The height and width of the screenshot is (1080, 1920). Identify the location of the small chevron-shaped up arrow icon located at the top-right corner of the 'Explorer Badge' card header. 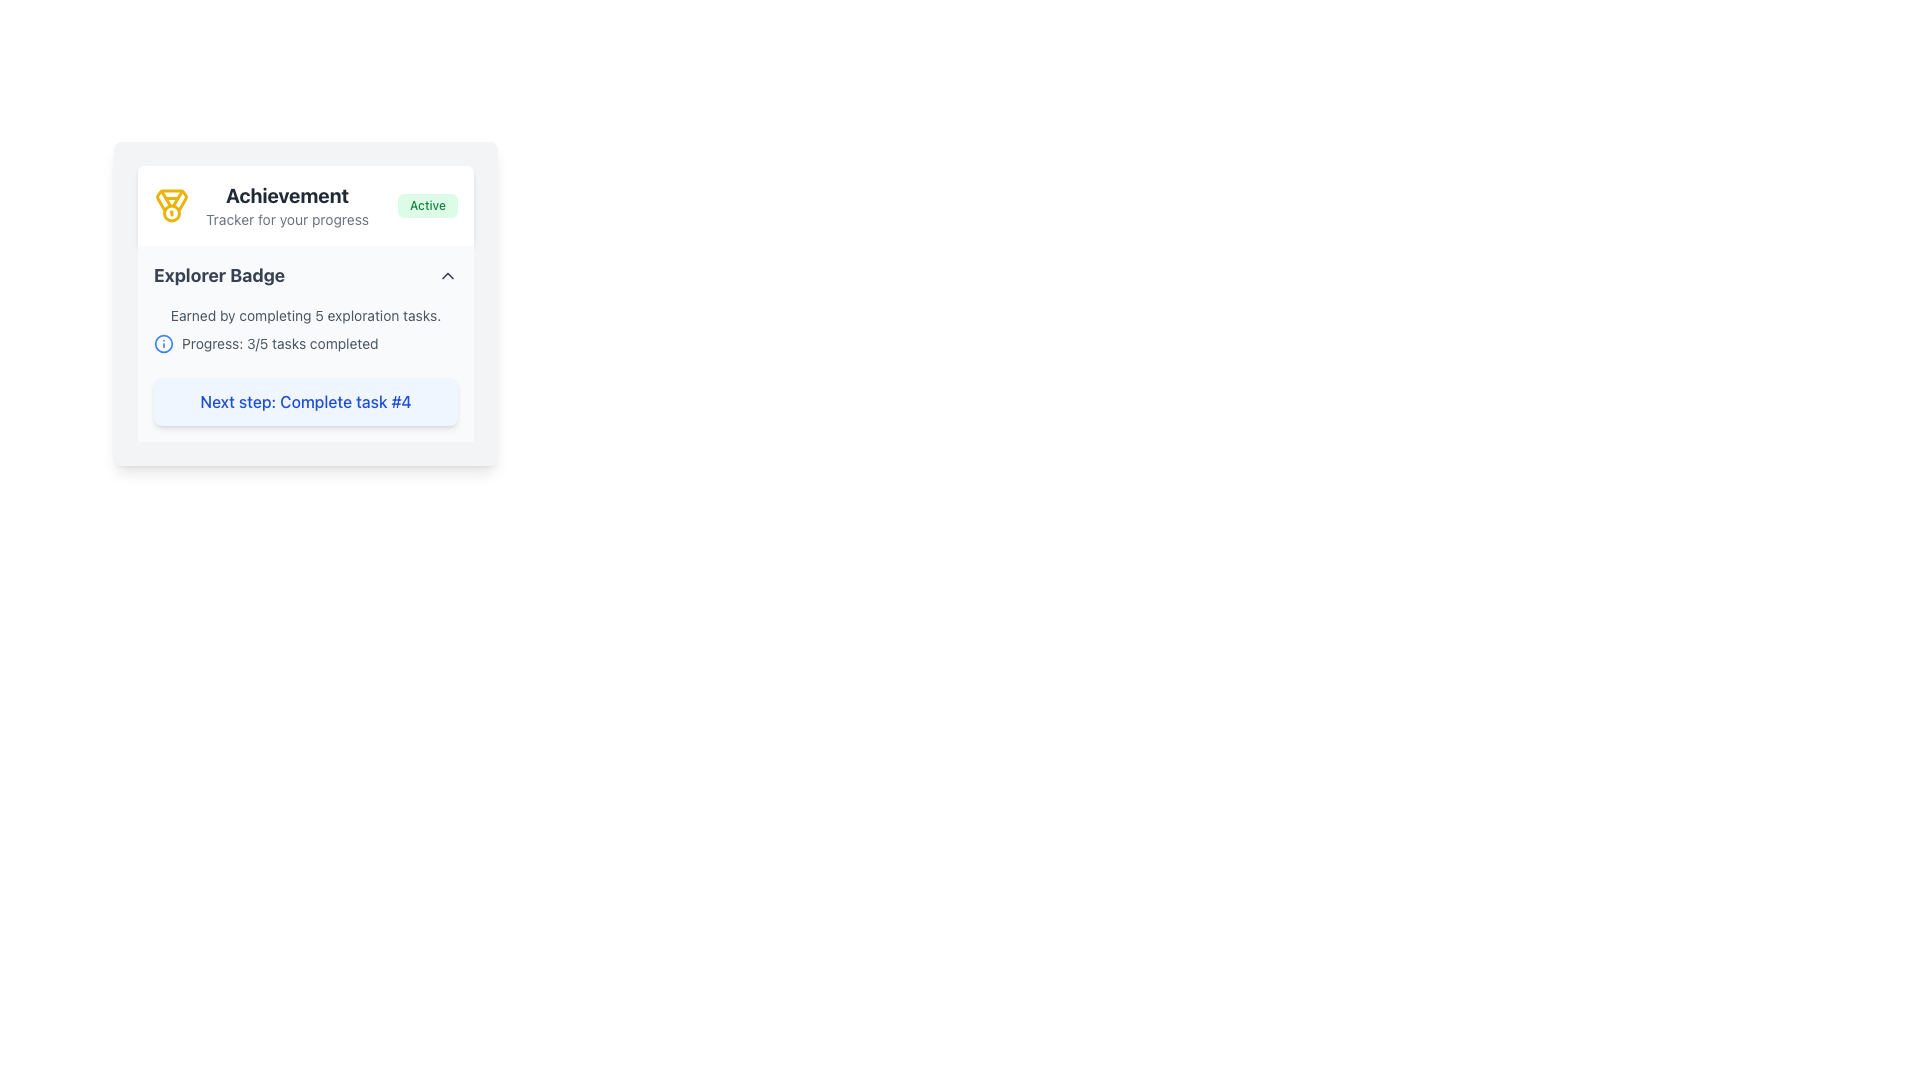
(446, 276).